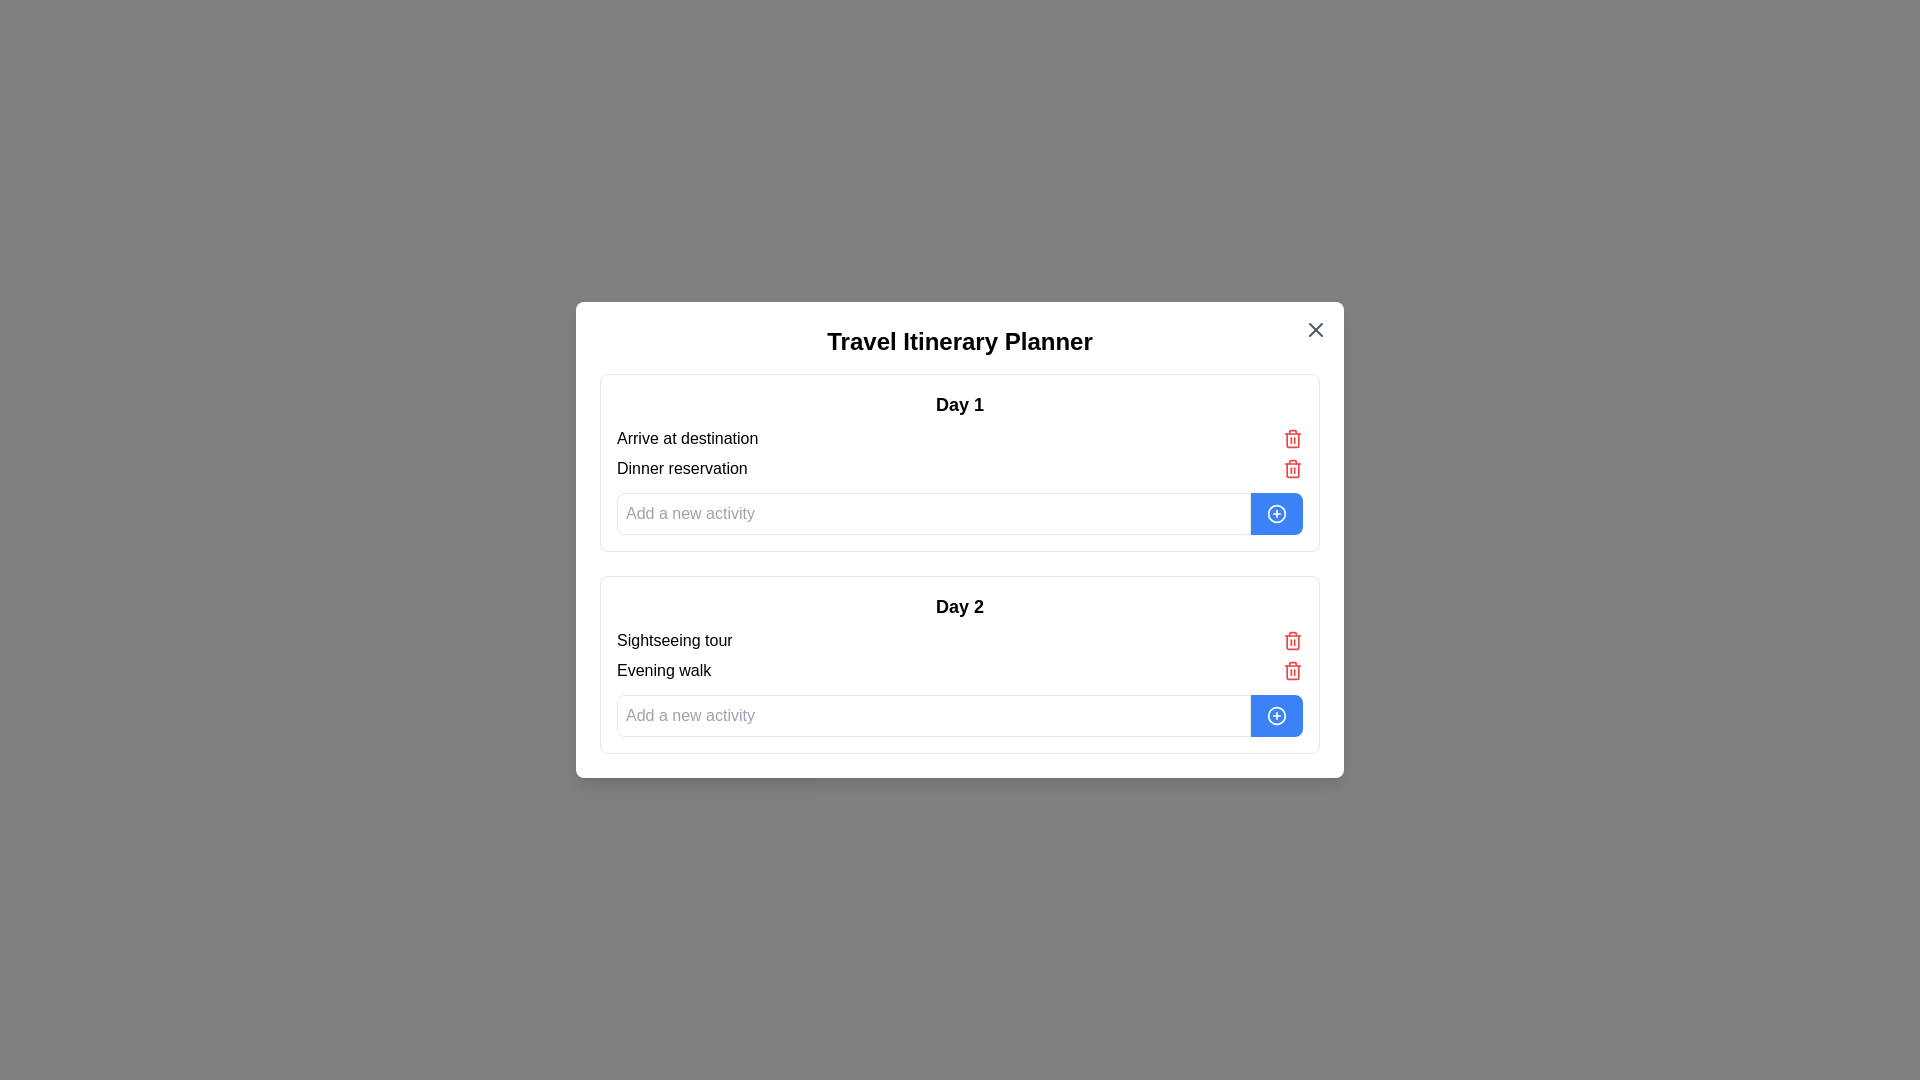 This screenshot has height=1080, width=1920. I want to click on the button positioned to the immediate right of the 'Add a new activity' input field in the 'Day 1' section of the 'Travel Itinerary Planner', so click(1275, 512).